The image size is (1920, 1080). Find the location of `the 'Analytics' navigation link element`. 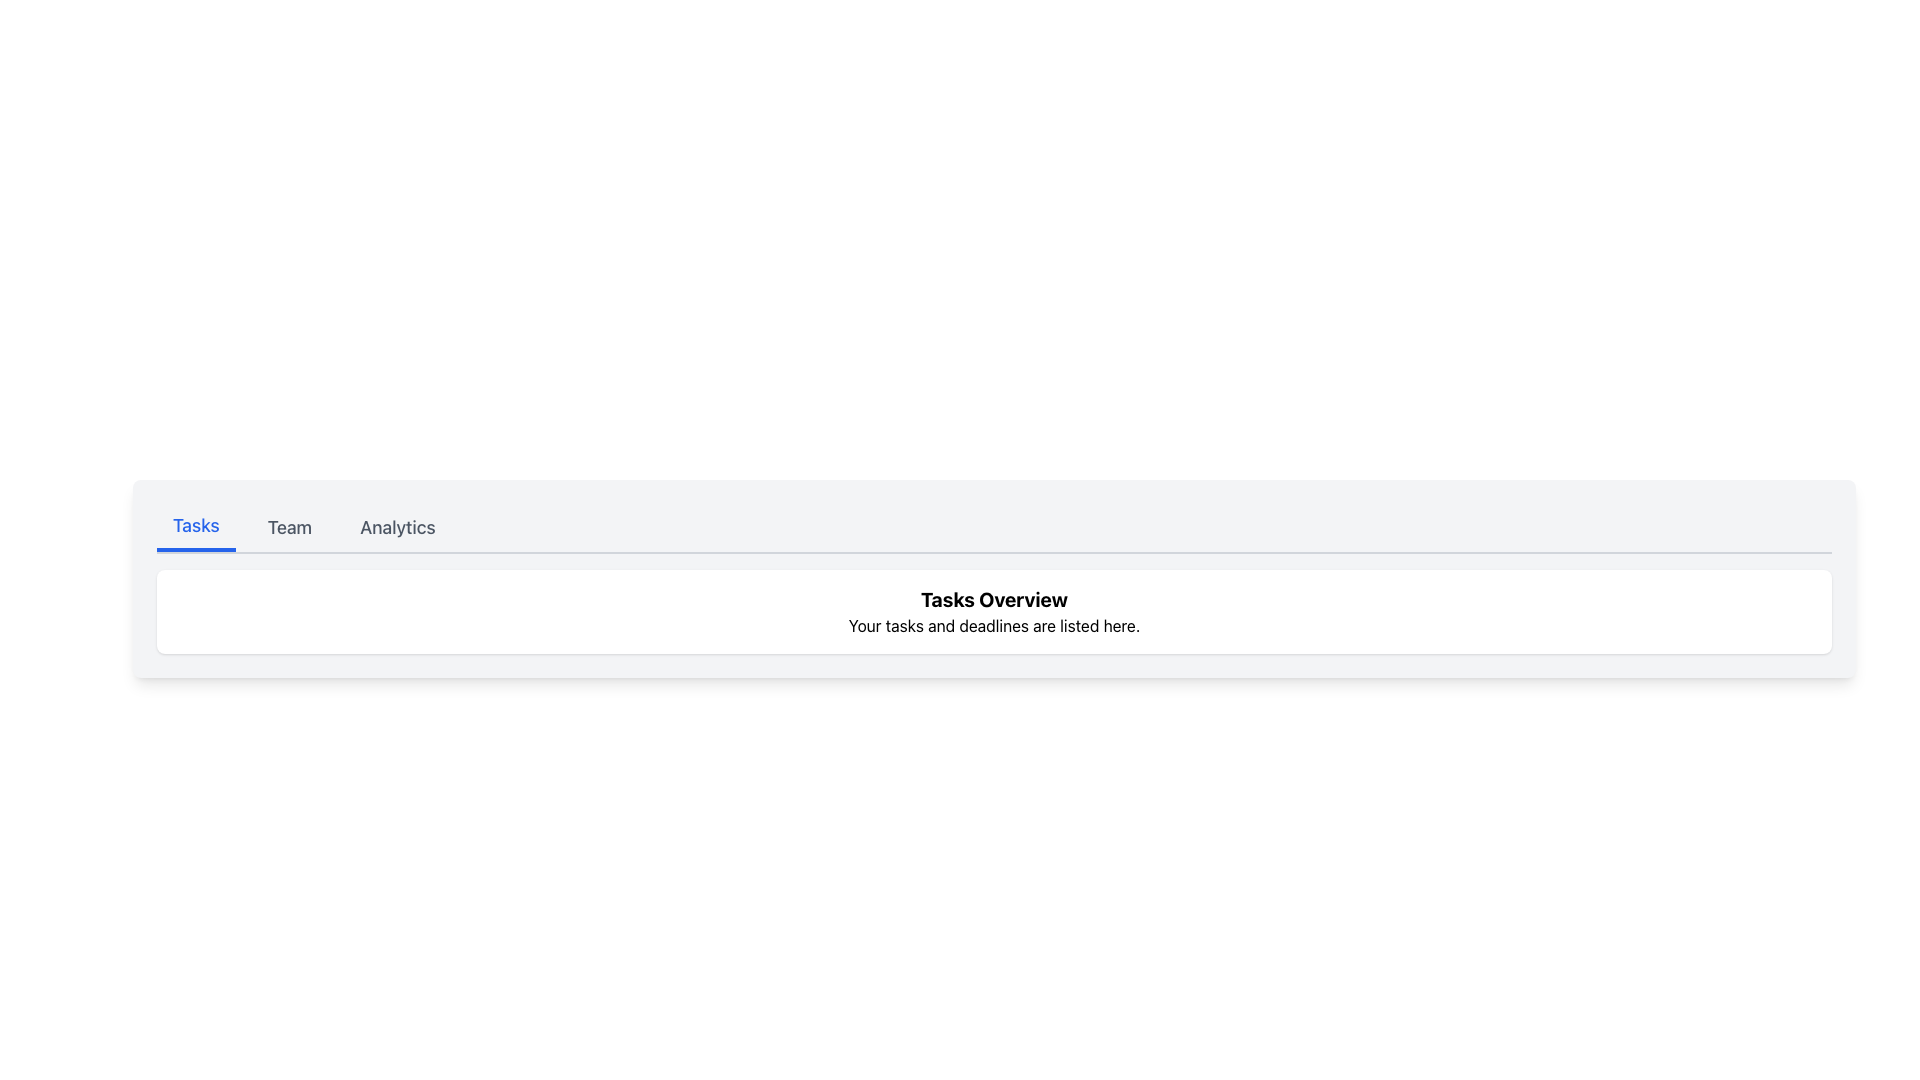

the 'Analytics' navigation link element is located at coordinates (397, 527).